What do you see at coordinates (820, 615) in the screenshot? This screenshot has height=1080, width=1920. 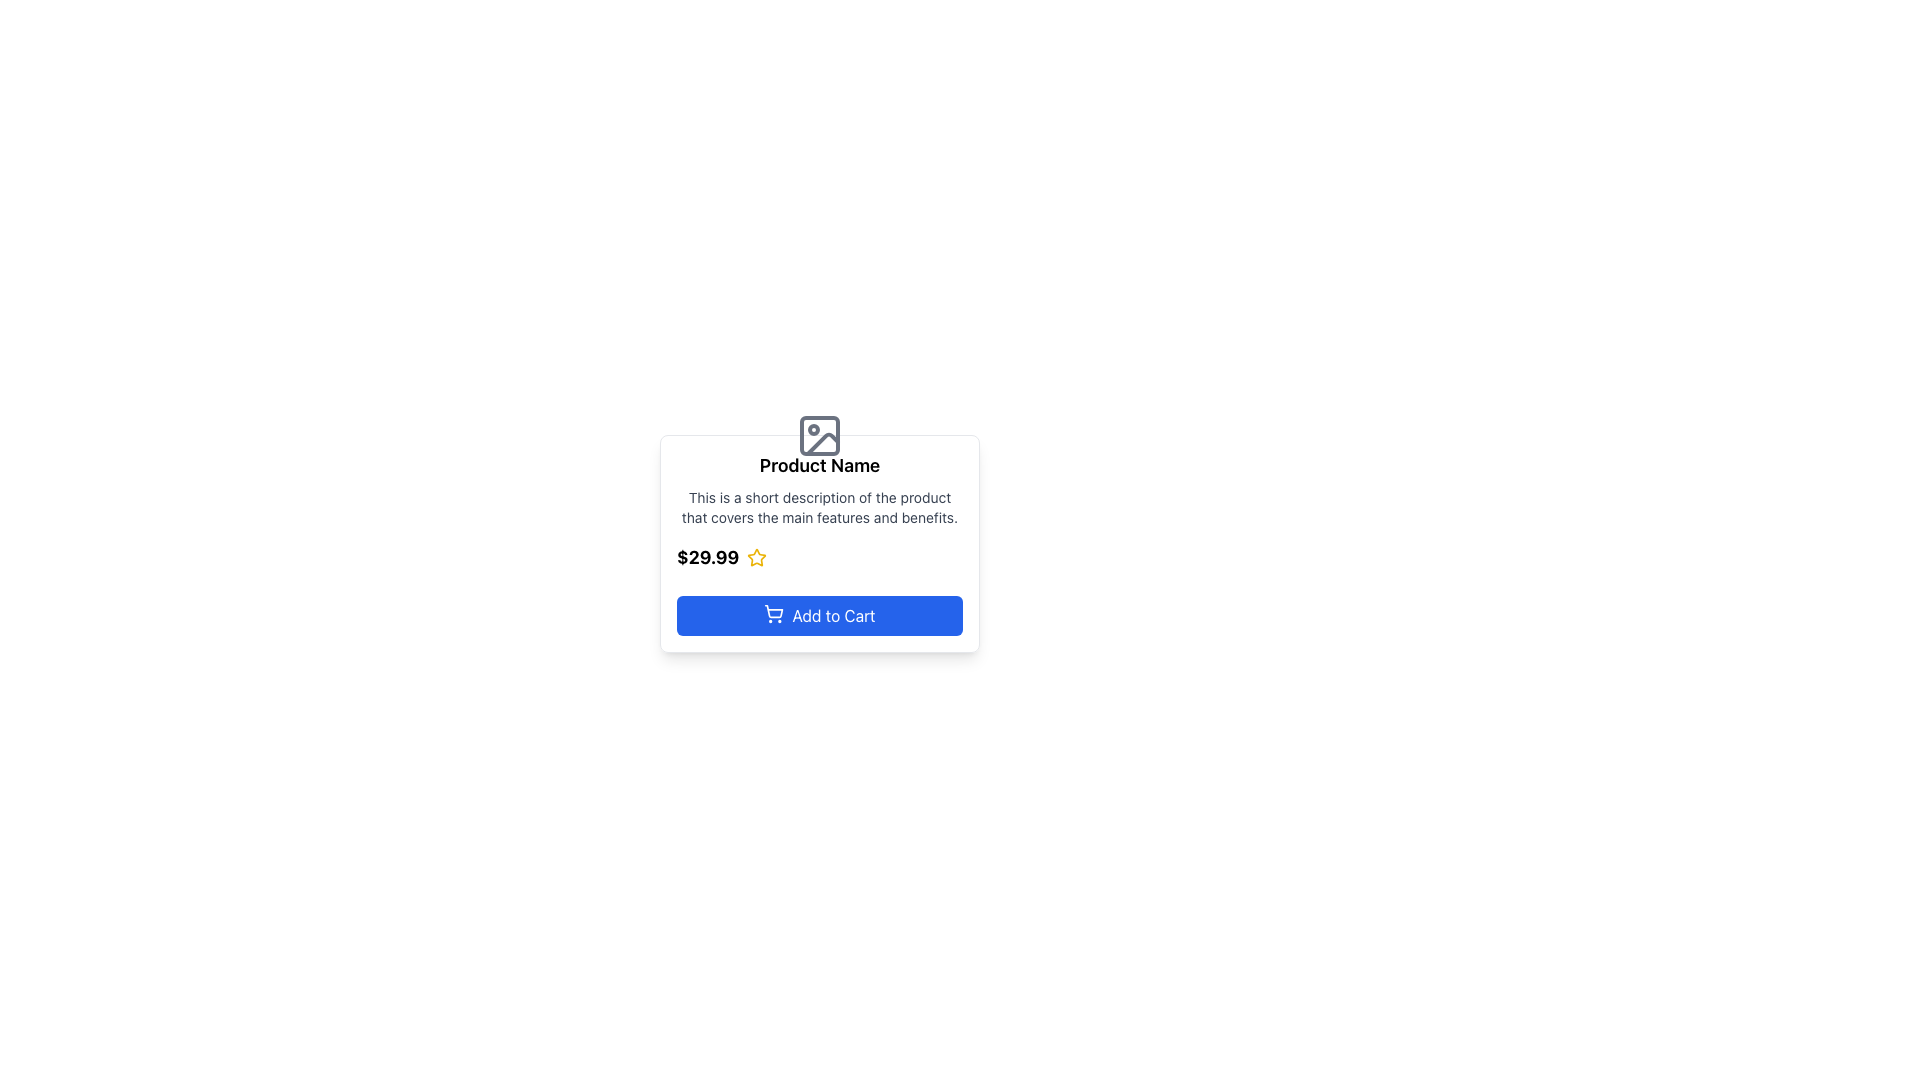 I see `the 'Add to Cart' button located below the product description and price` at bounding box center [820, 615].